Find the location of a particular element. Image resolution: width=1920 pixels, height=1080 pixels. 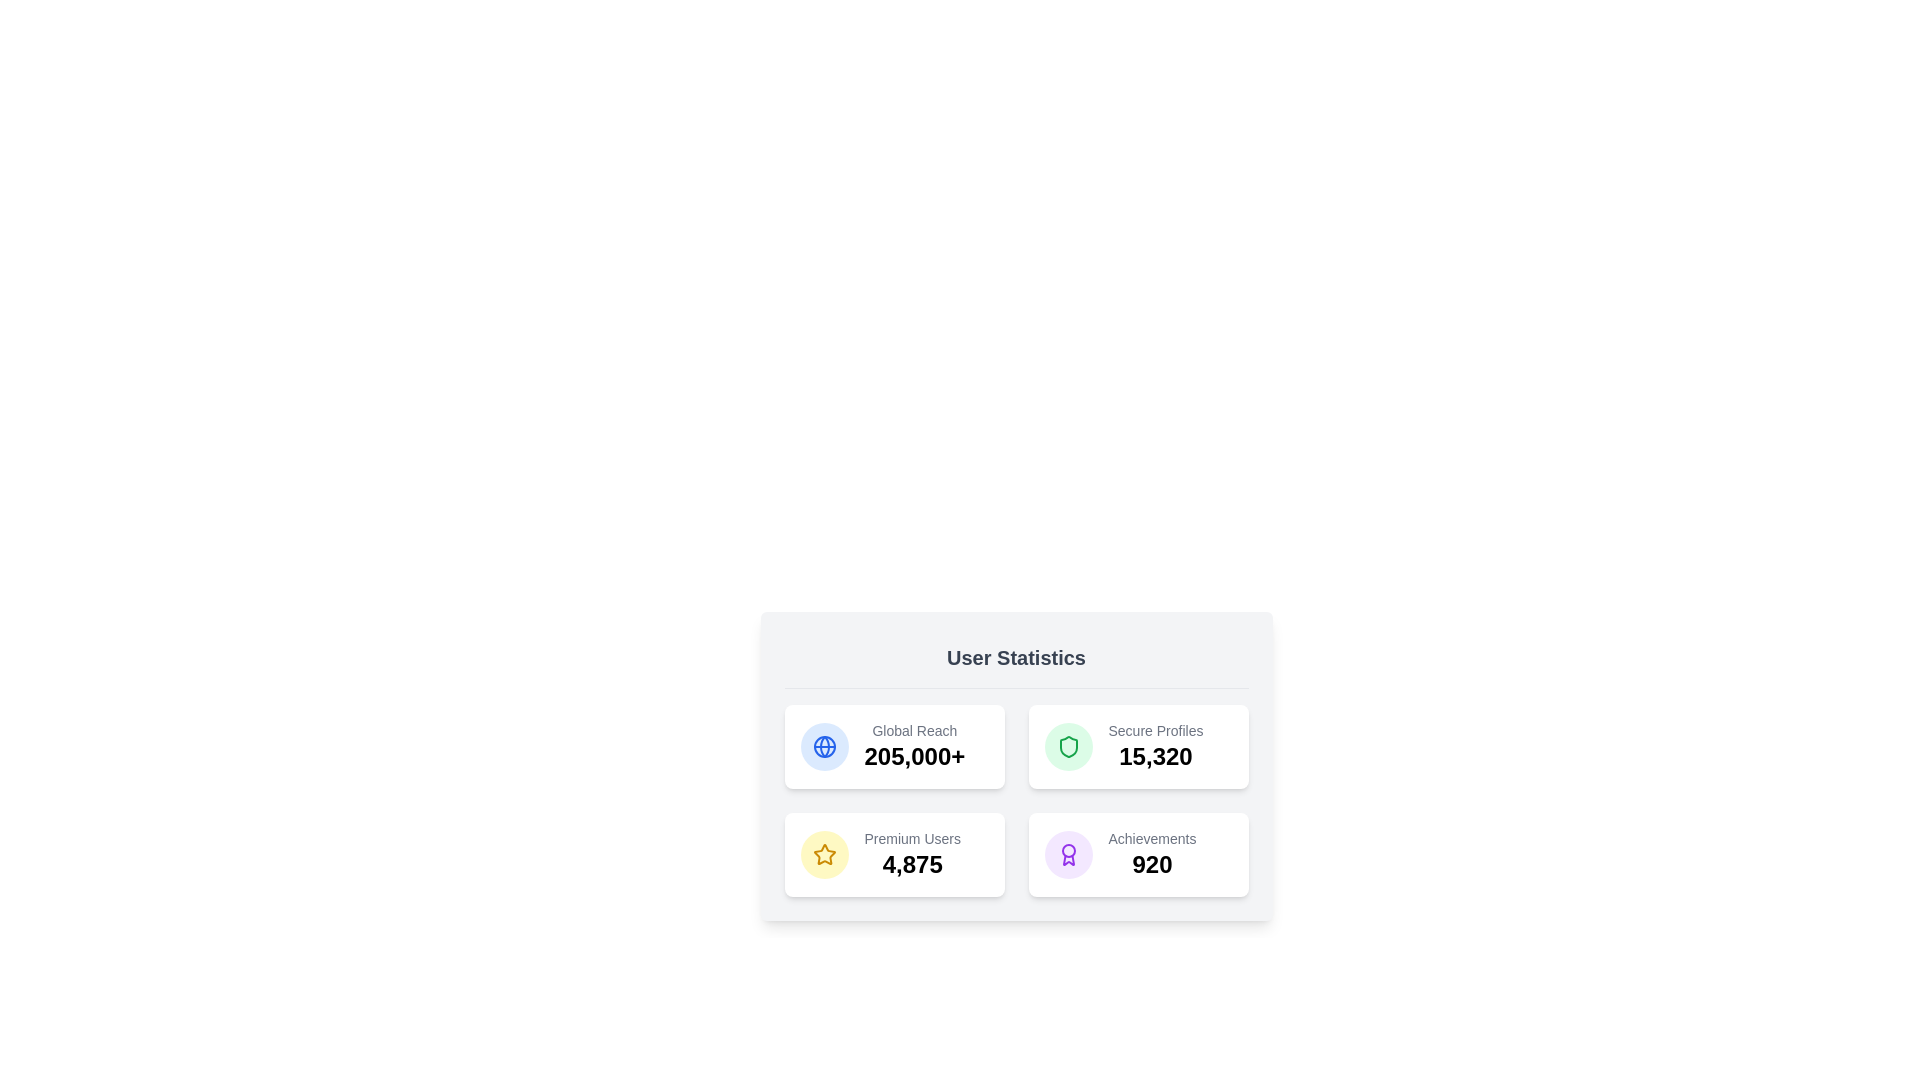

displayed information on the third card in the grid layout, which shows 'Premium Users 4,875' is located at coordinates (893, 855).